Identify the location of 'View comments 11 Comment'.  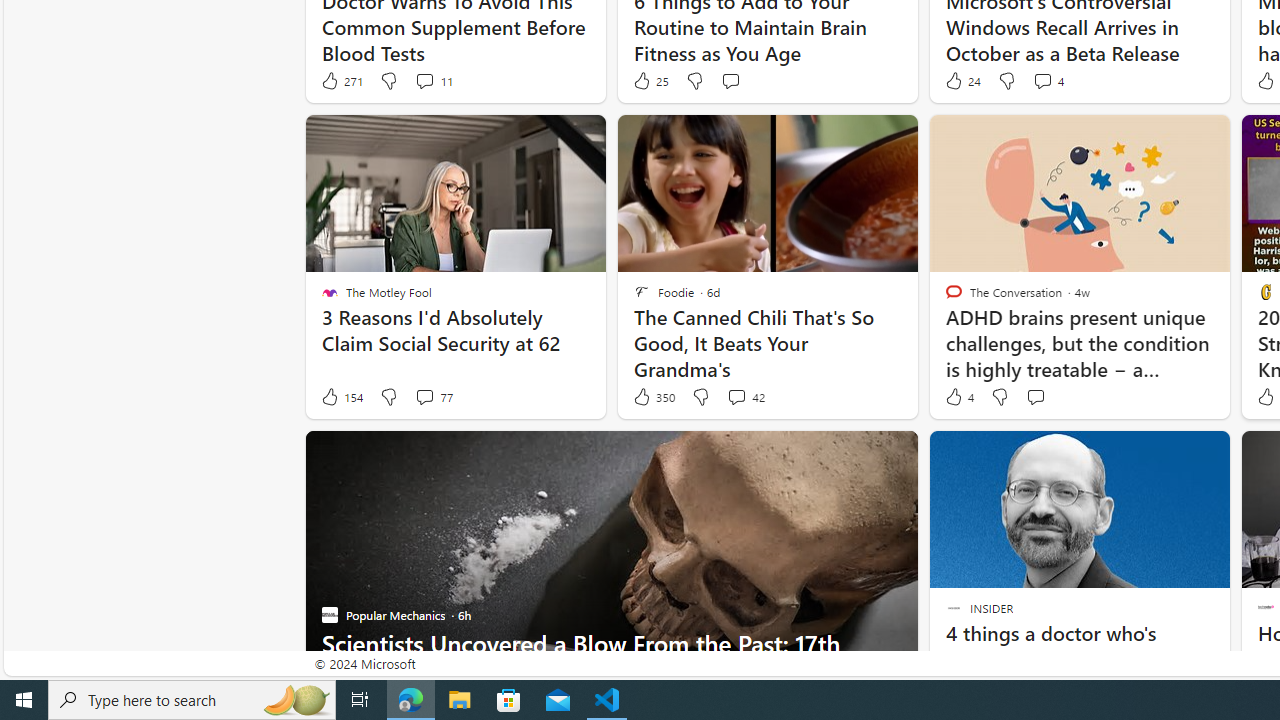
(423, 80).